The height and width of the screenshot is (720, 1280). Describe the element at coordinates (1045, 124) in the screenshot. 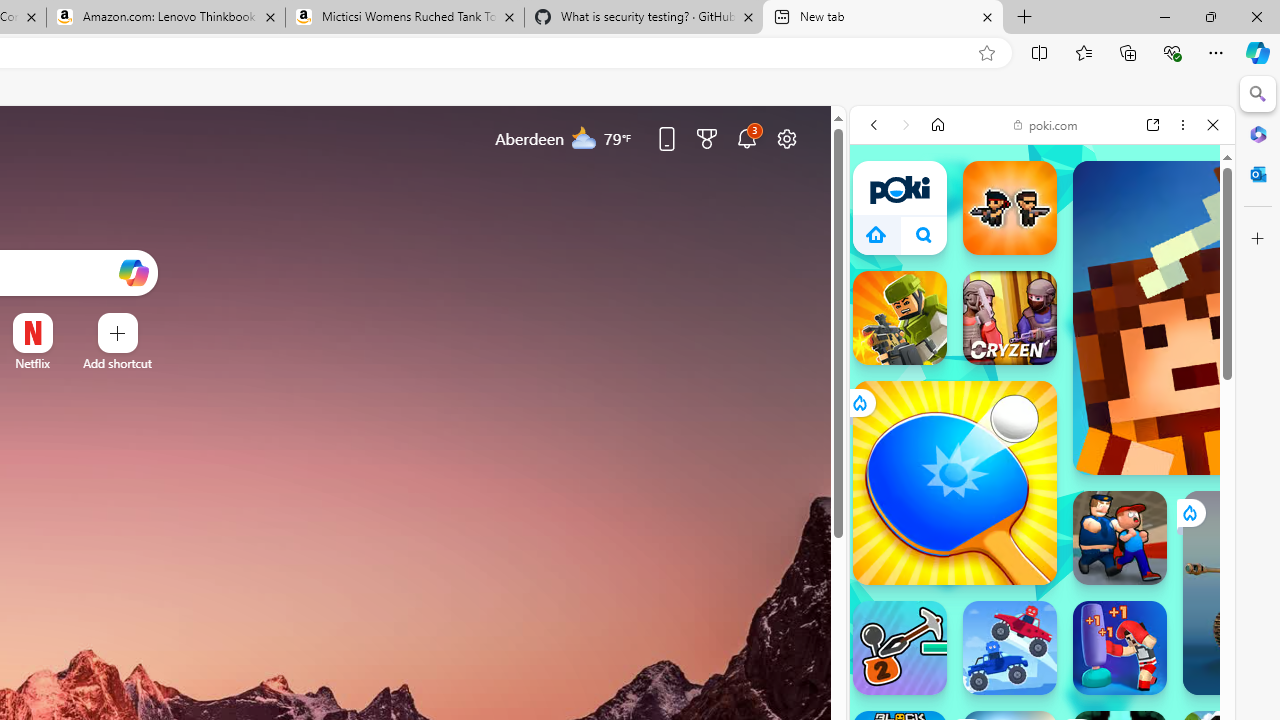

I see `'poki.com'` at that location.